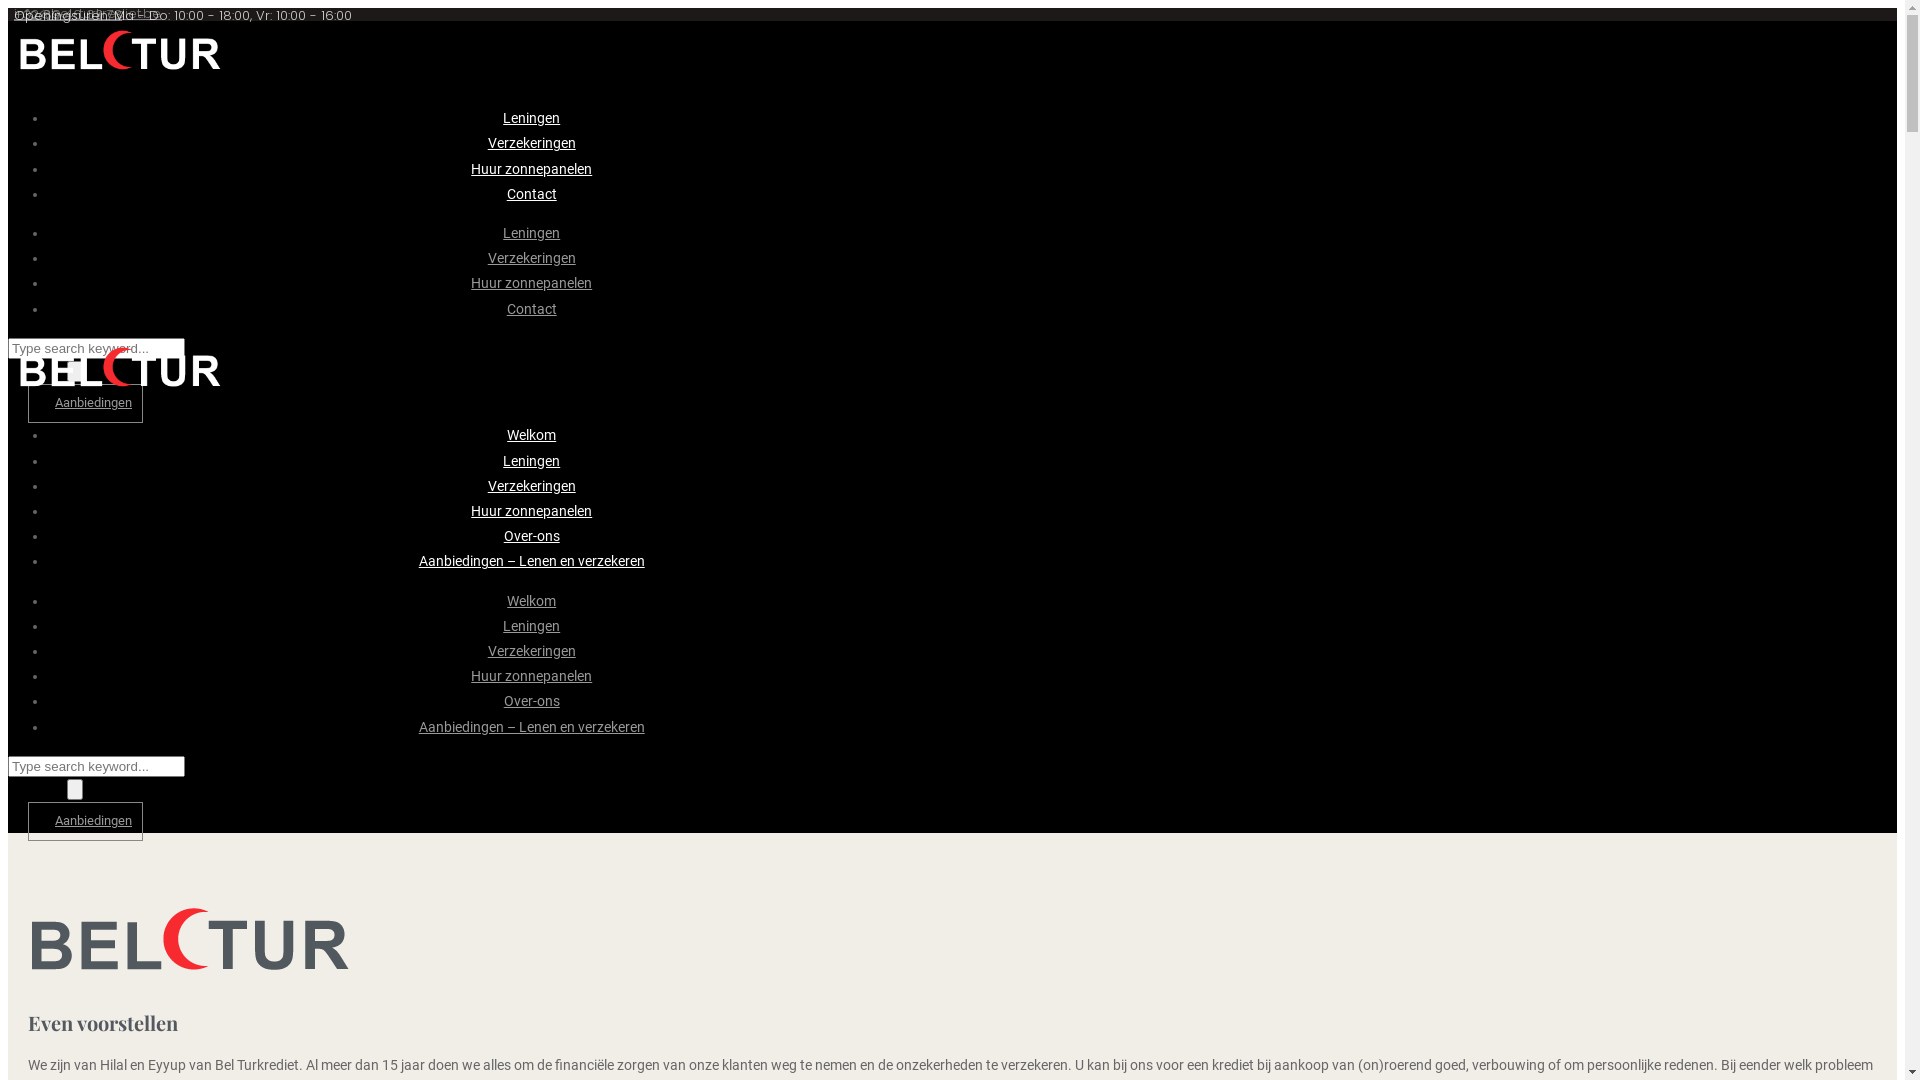 The image size is (1920, 1080). Describe the element at coordinates (531, 624) in the screenshot. I see `'Leningen'` at that location.